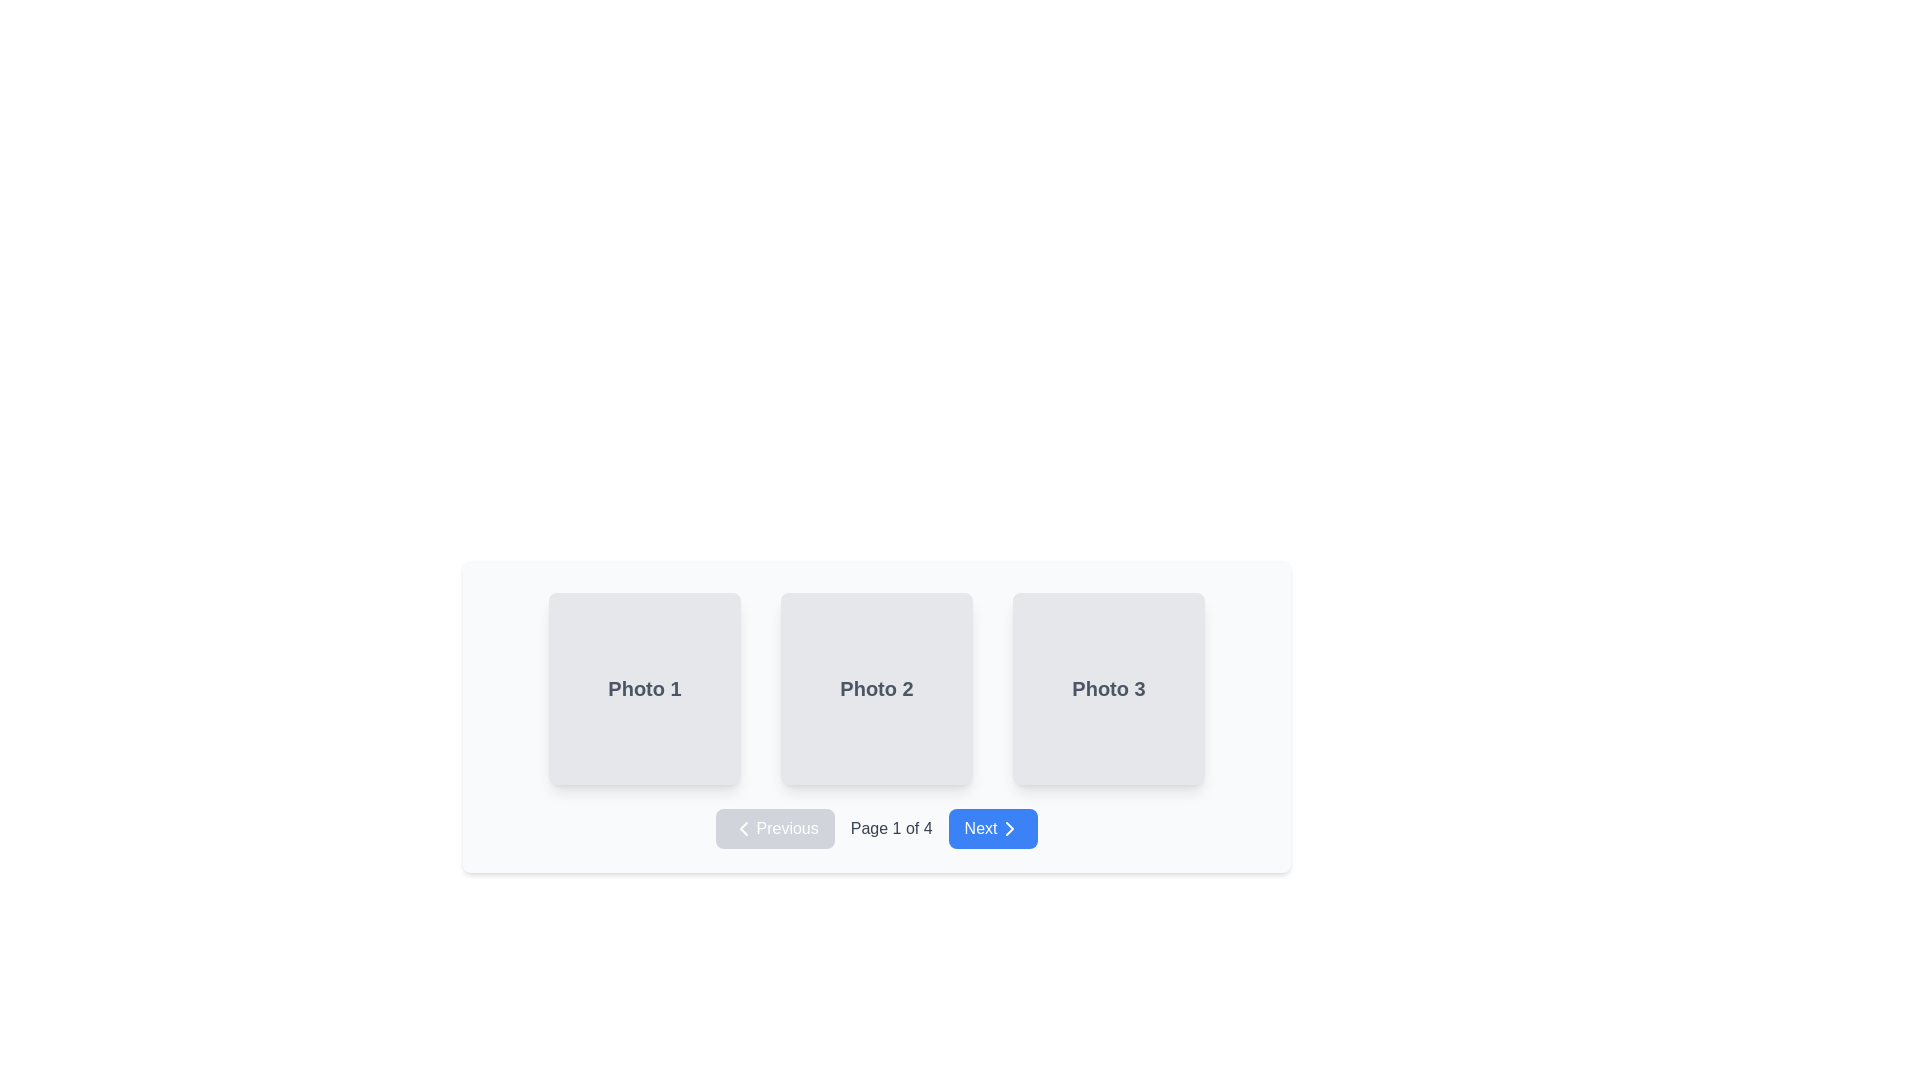  What do you see at coordinates (1107, 688) in the screenshot?
I see `the 'Photo 3' static card` at bounding box center [1107, 688].